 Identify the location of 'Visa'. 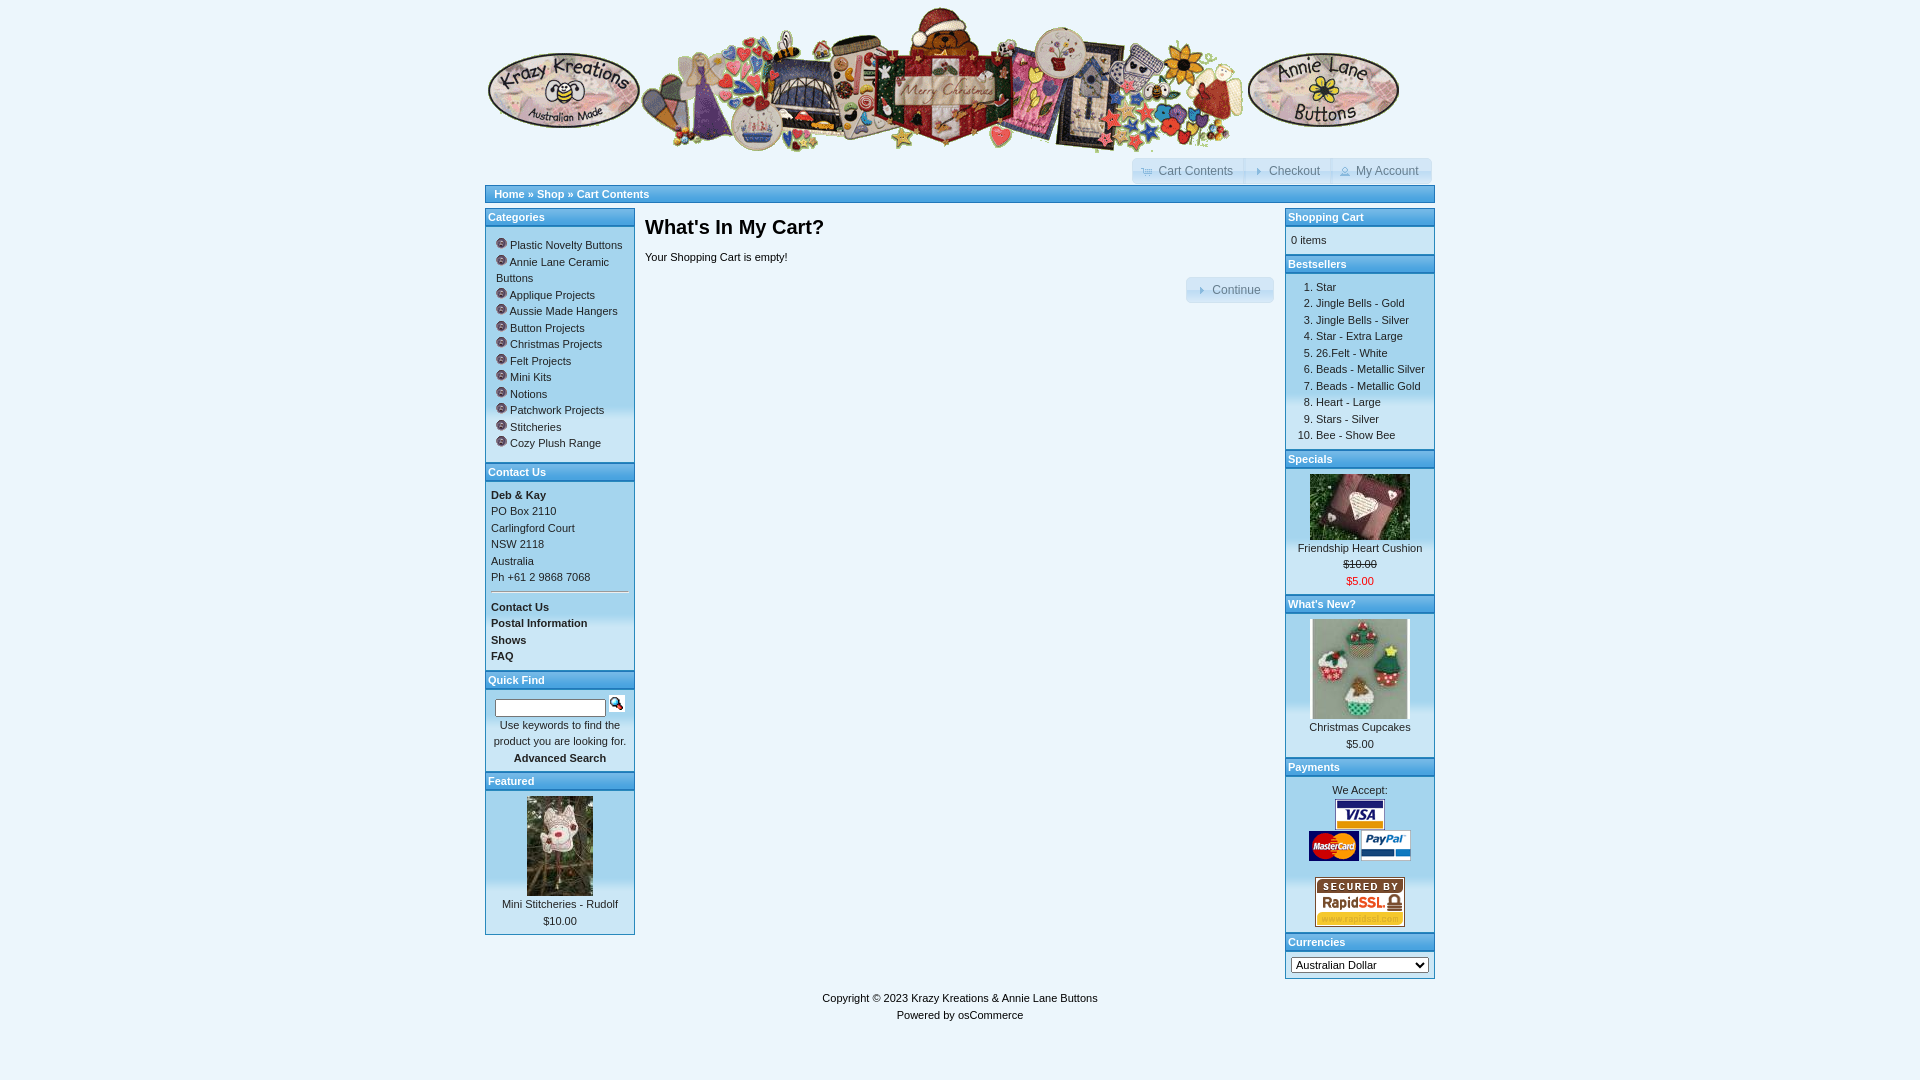
(1334, 813).